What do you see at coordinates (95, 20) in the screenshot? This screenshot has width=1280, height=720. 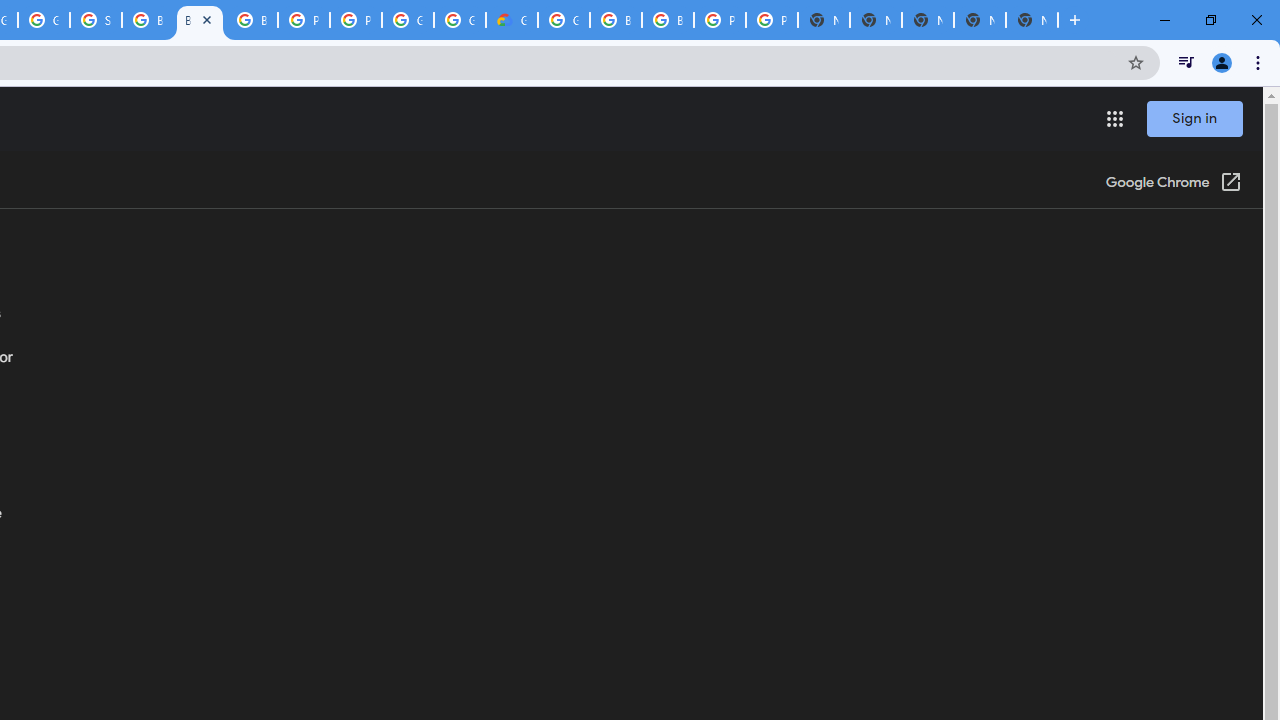 I see `'Sign in - Google Accounts'` at bounding box center [95, 20].